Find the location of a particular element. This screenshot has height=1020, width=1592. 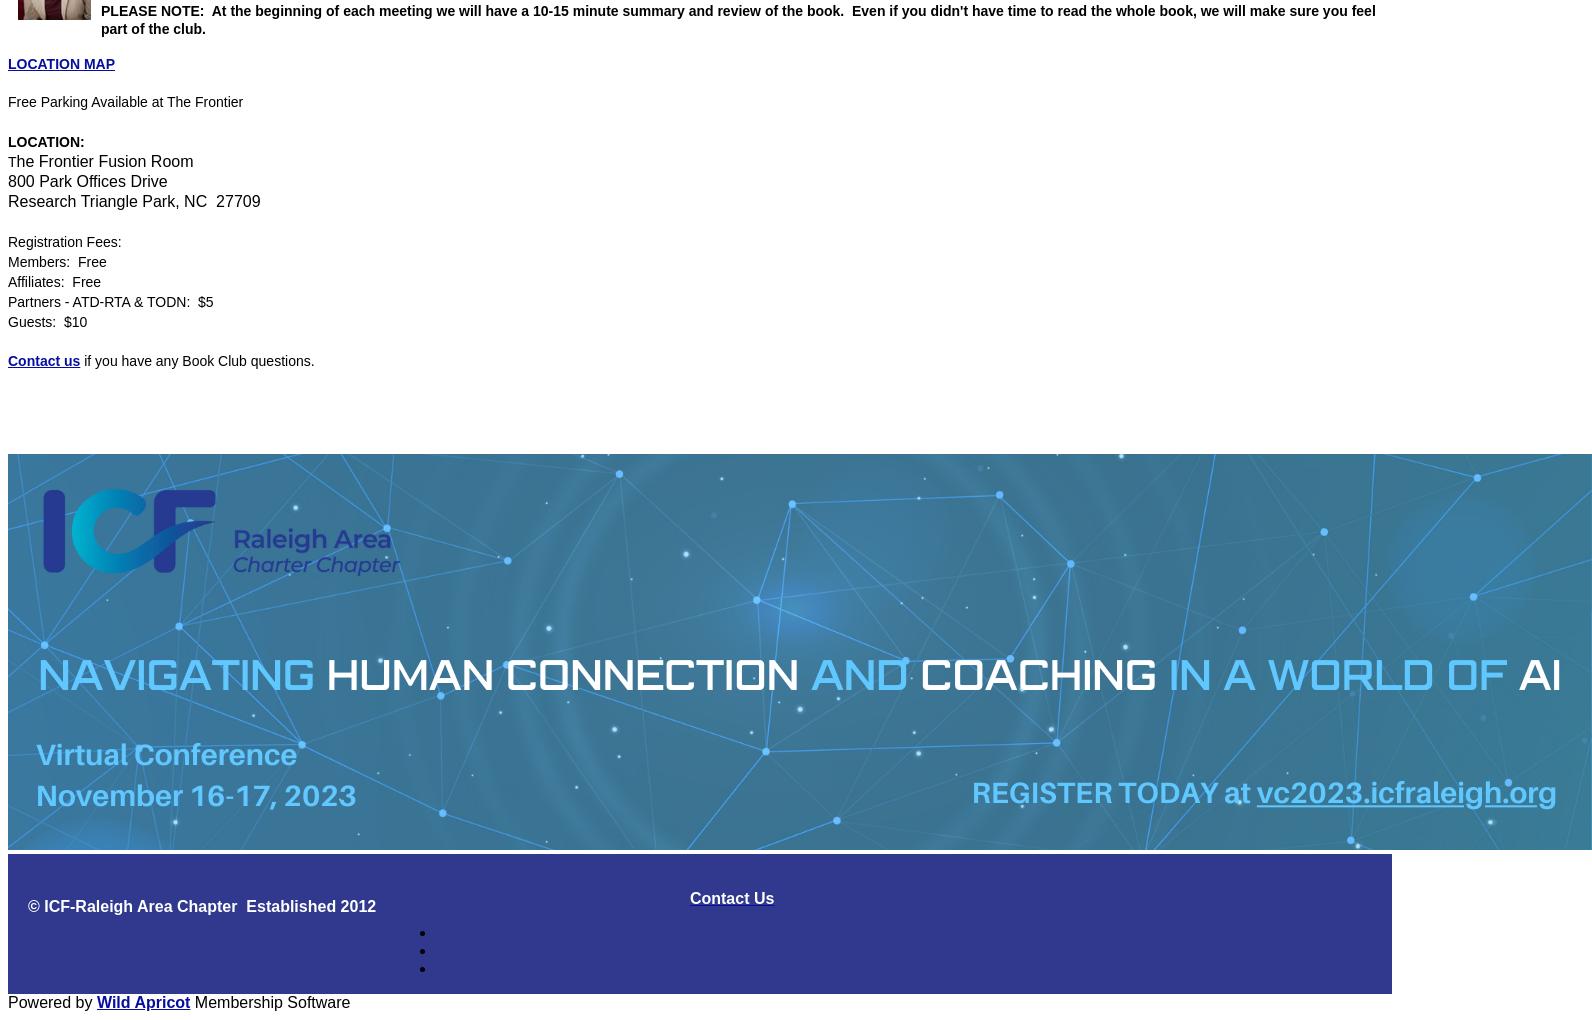

'Membership Software' is located at coordinates (269, 1001).